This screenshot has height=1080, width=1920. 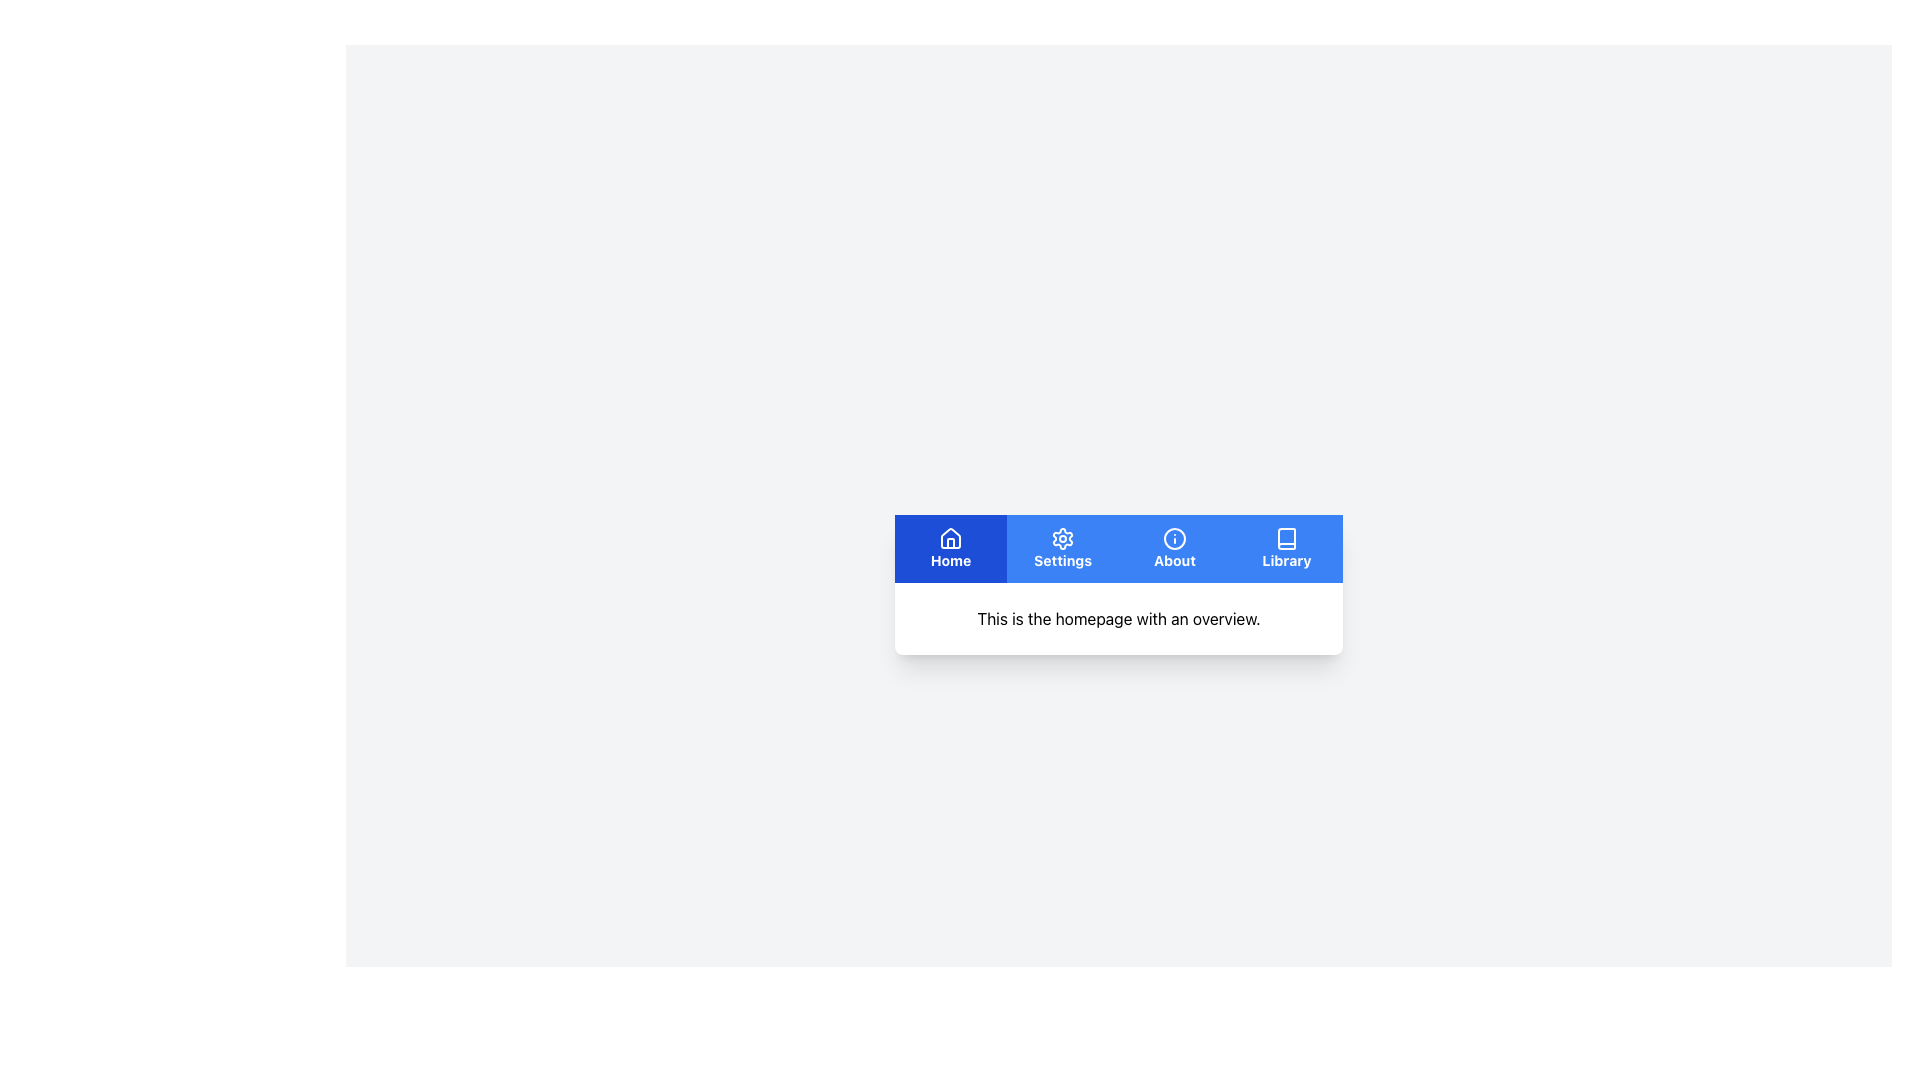 What do you see at coordinates (949, 560) in the screenshot?
I see `text of the 'Home' label, which serves as a visual indicator for the primary landing page or dashboard in the top horizontal menu bar` at bounding box center [949, 560].